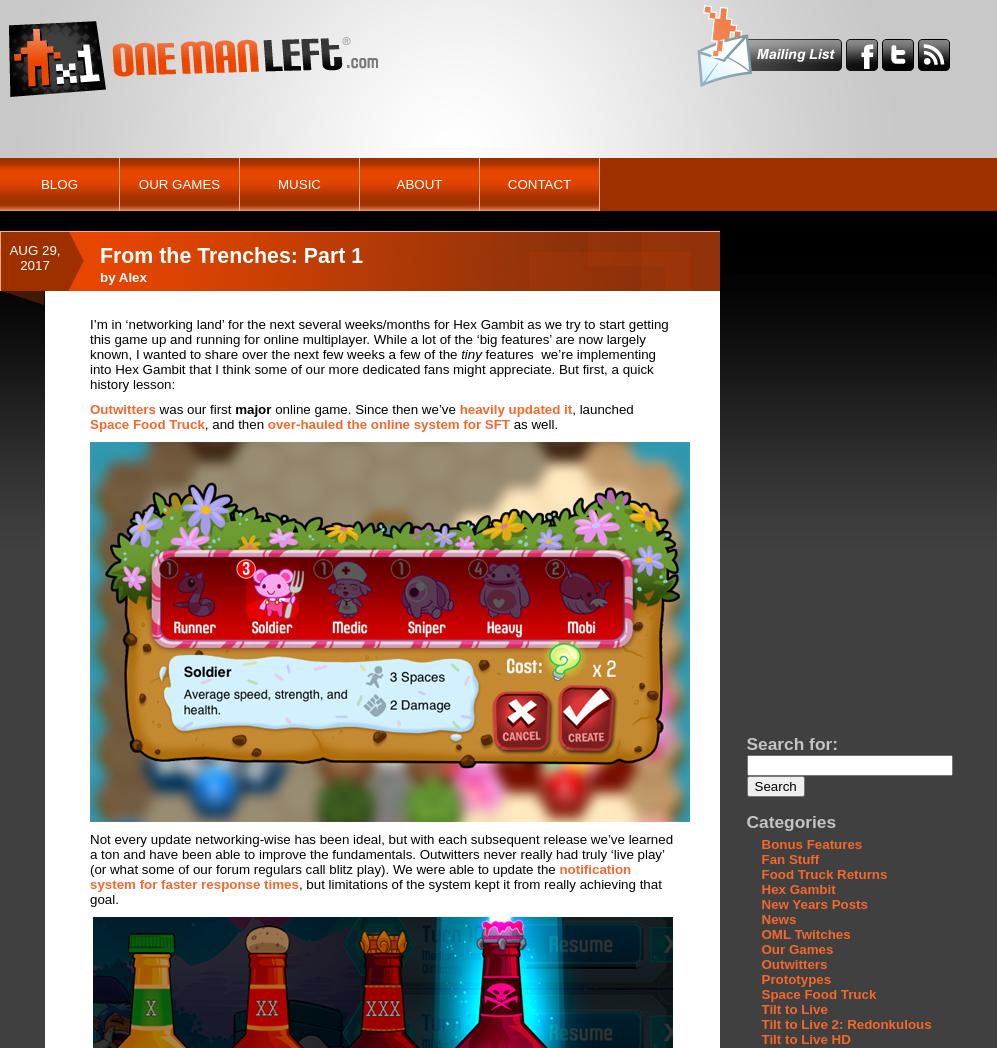 This screenshot has height=1048, width=997. I want to click on 'From the Trenches: Part 1', so click(230, 256).